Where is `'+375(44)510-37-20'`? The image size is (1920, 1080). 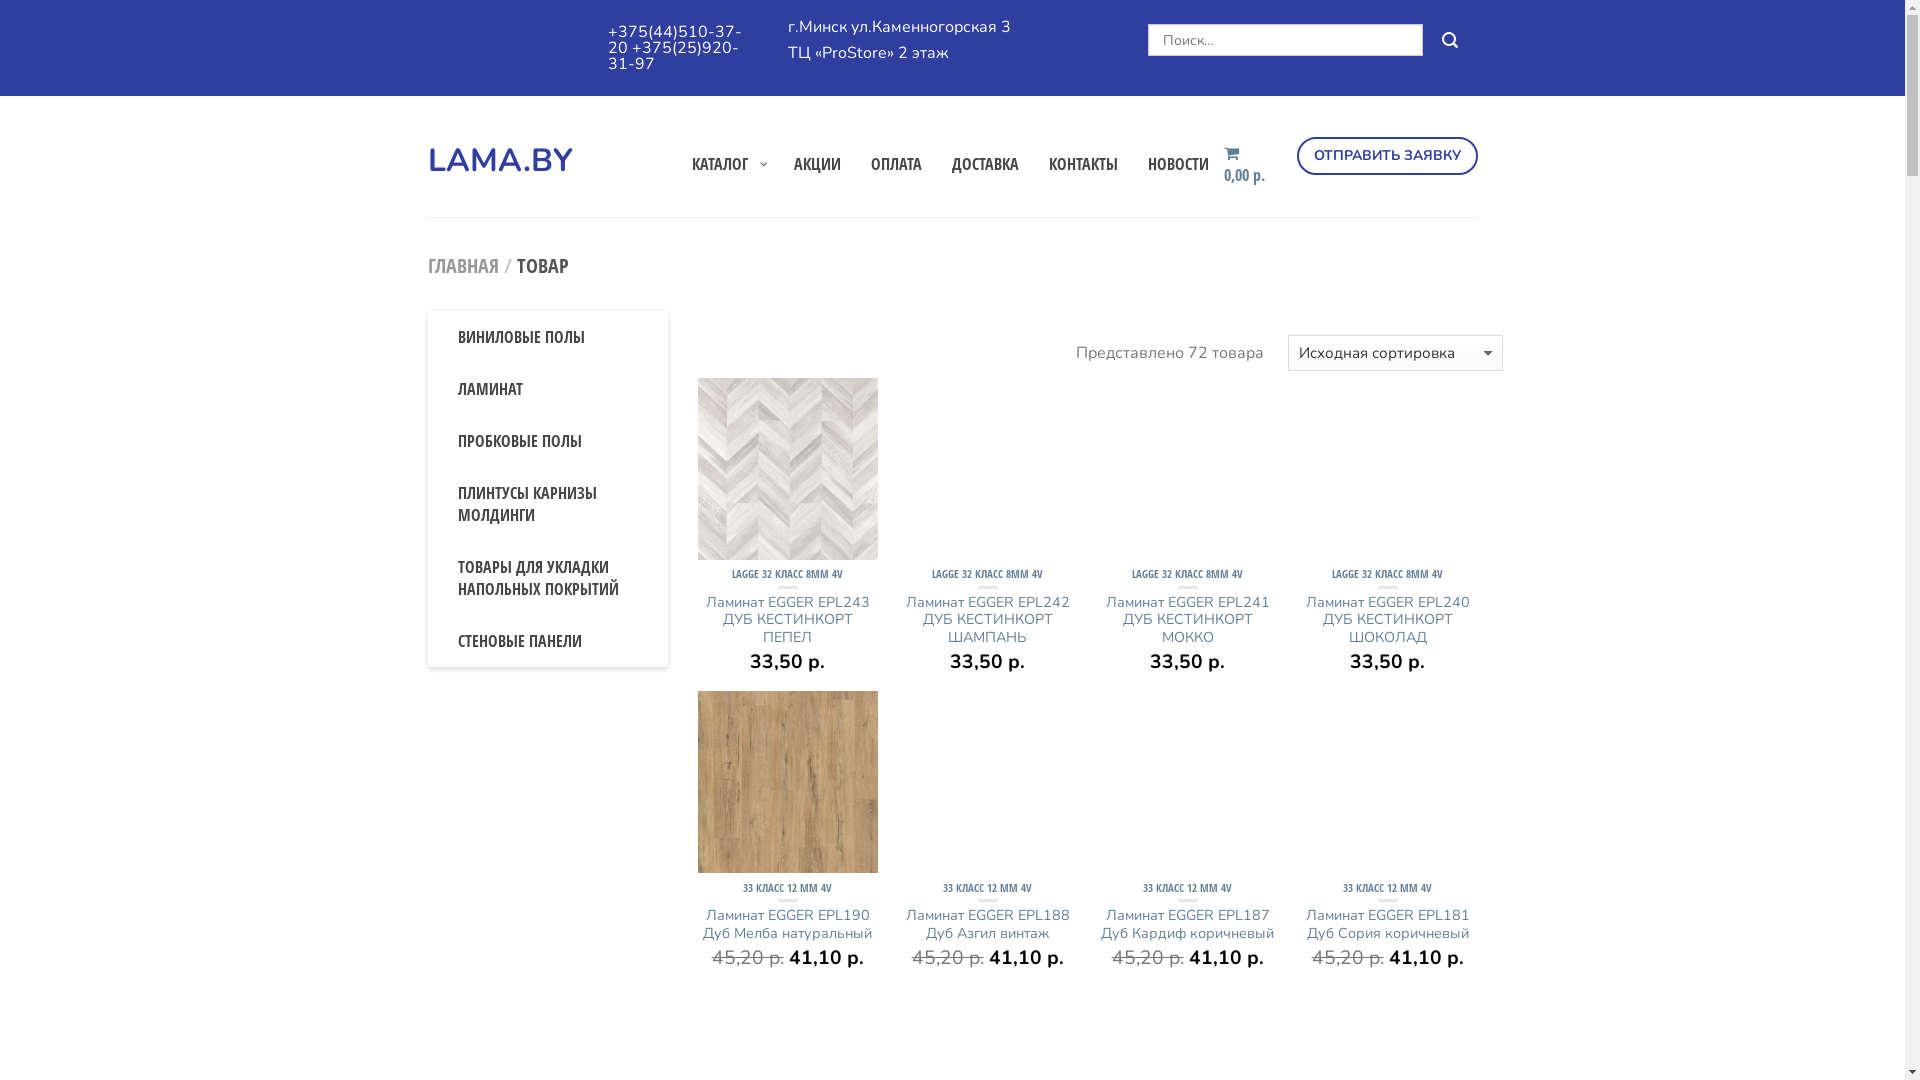
'+375(44)510-37-20' is located at coordinates (675, 39).